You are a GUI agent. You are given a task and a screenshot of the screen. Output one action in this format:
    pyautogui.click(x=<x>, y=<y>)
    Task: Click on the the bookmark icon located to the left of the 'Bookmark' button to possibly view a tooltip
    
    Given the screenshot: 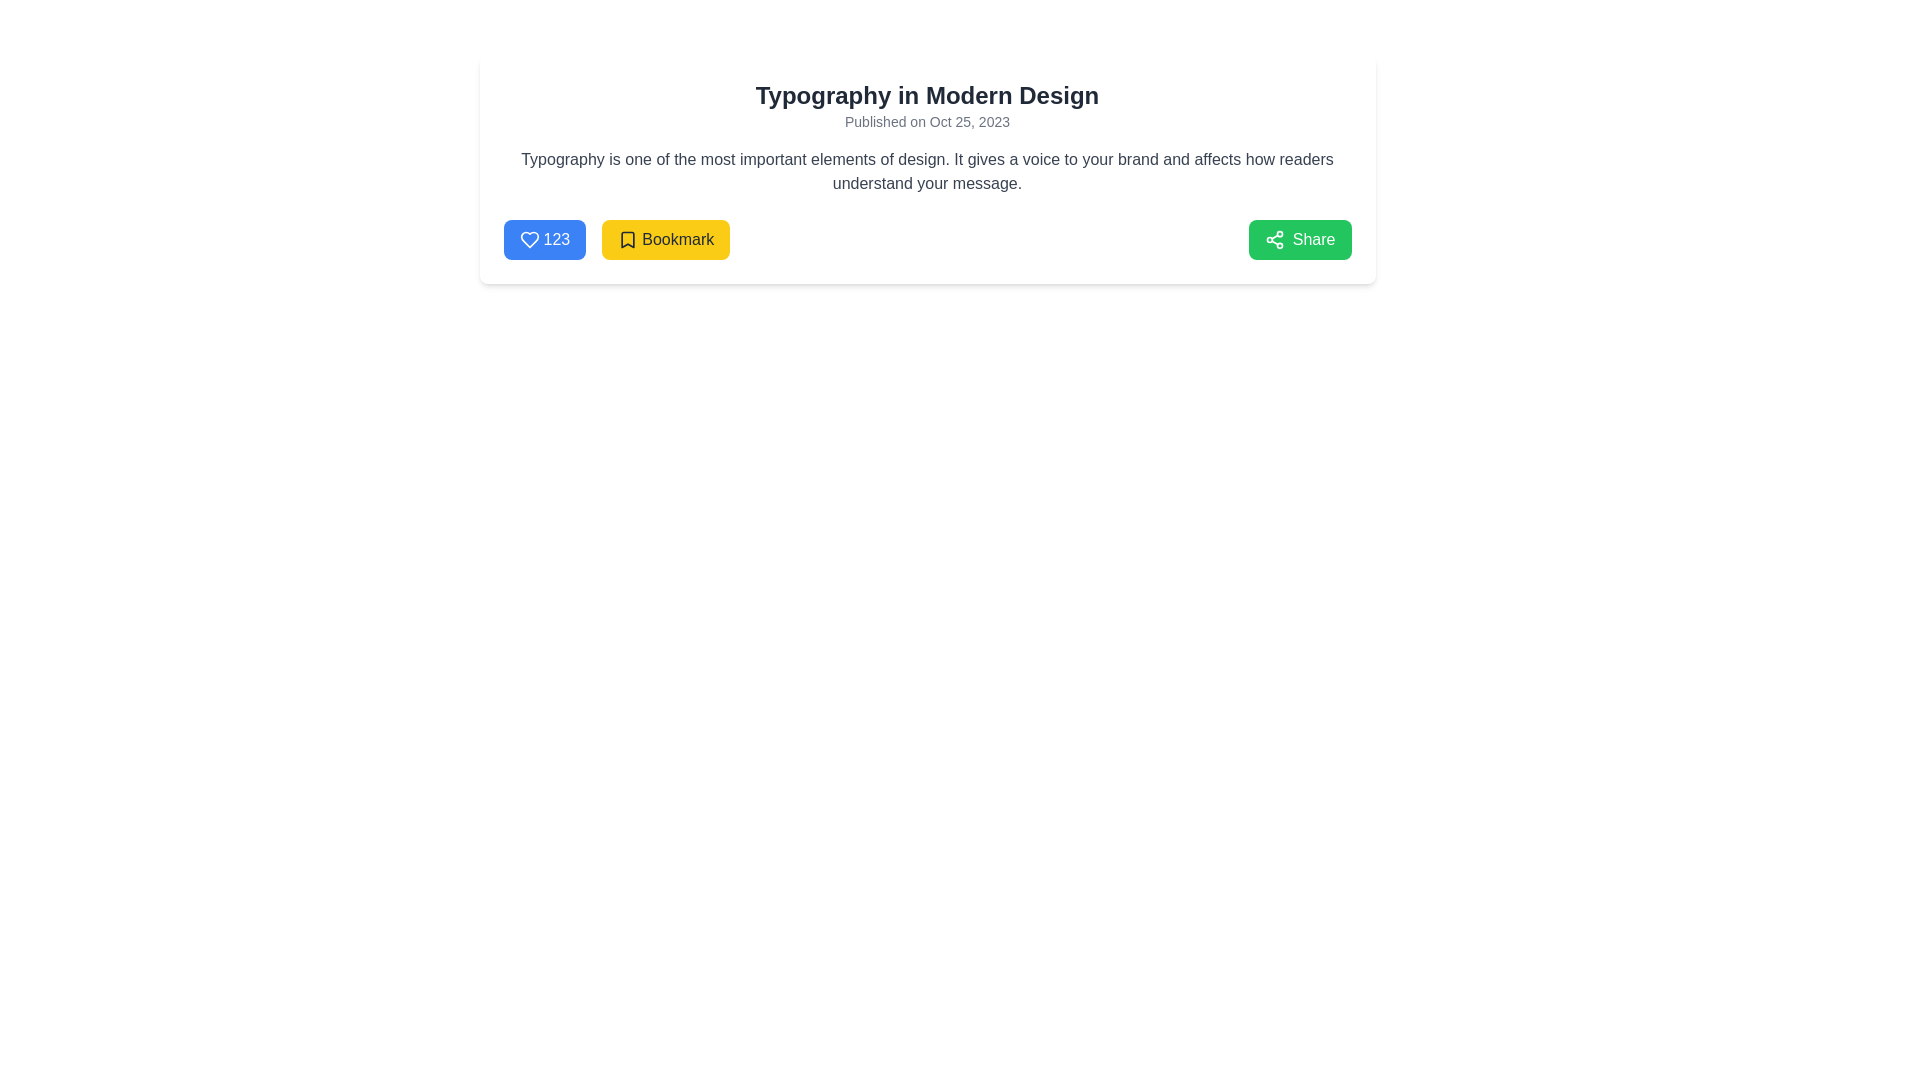 What is the action you would take?
    pyautogui.click(x=627, y=238)
    